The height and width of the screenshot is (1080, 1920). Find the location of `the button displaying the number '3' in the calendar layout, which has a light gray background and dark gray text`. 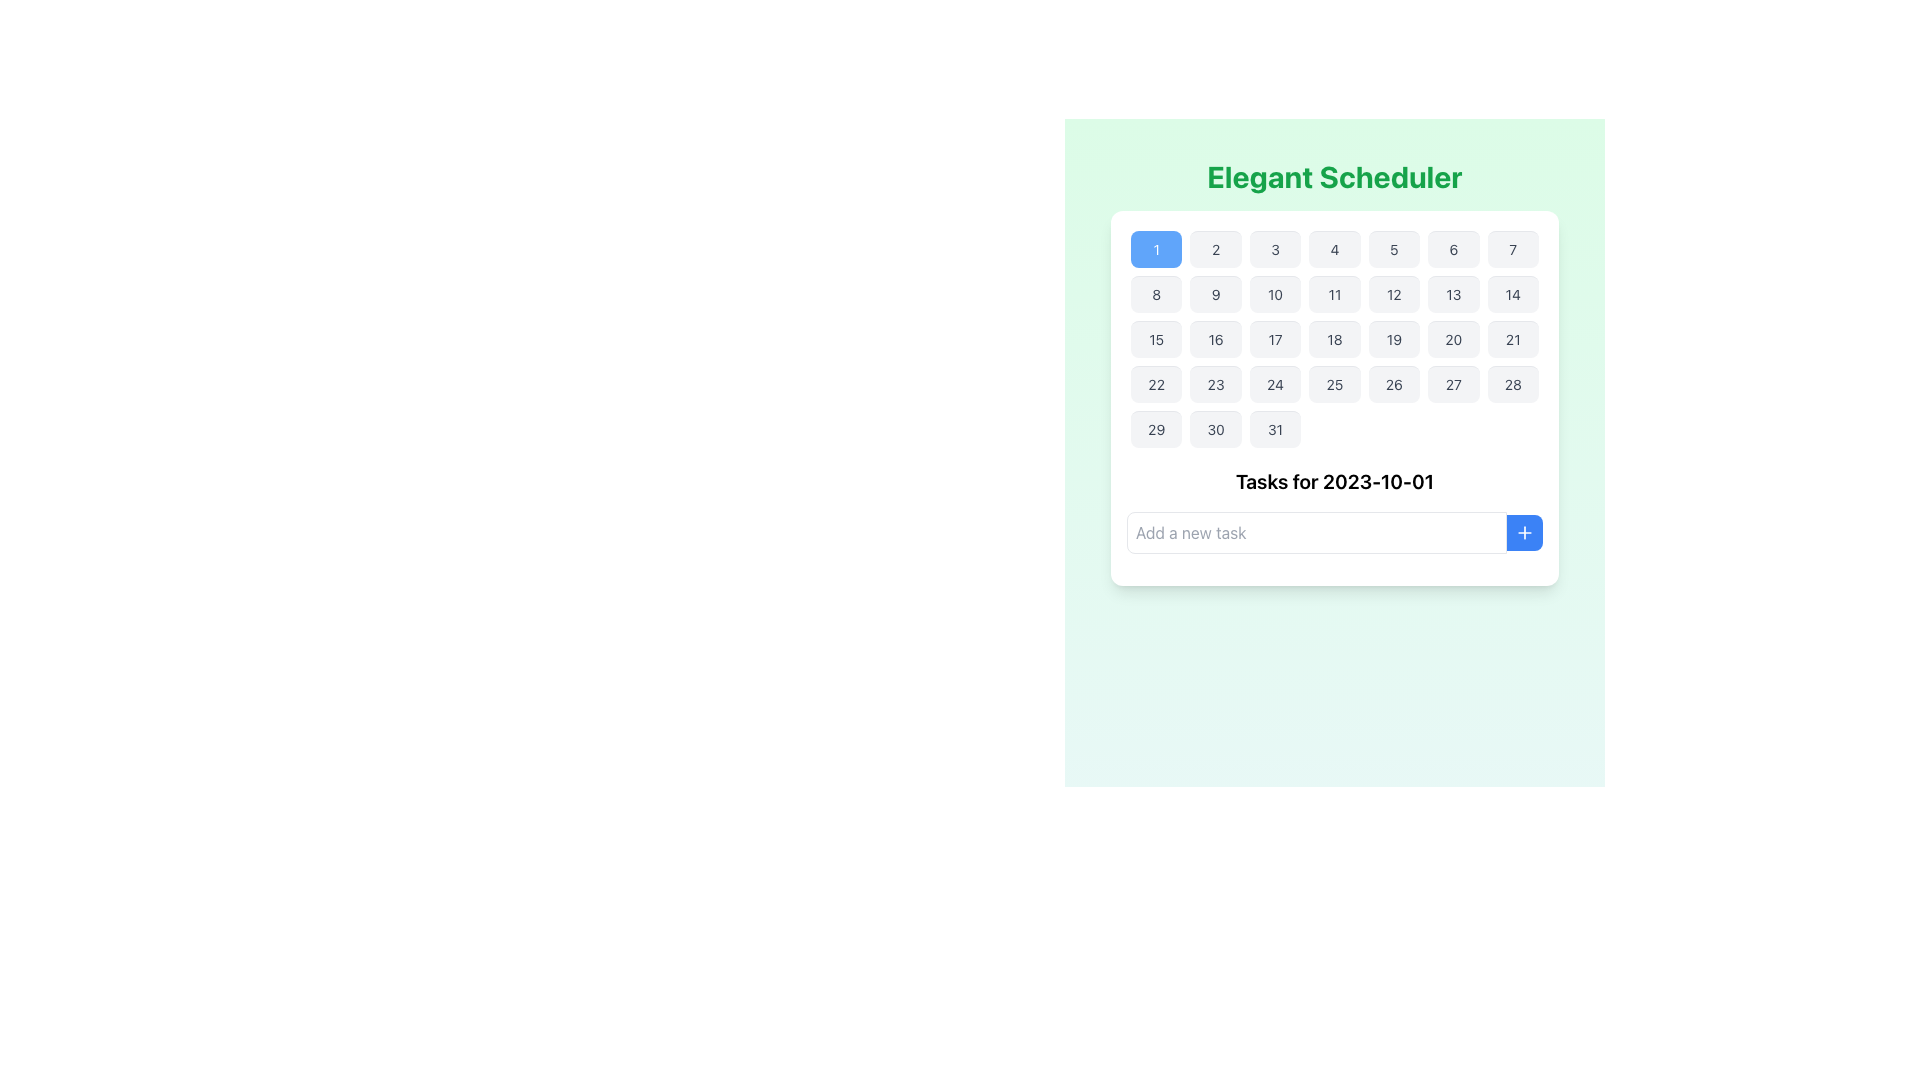

the button displaying the number '3' in the calendar layout, which has a light gray background and dark gray text is located at coordinates (1274, 248).